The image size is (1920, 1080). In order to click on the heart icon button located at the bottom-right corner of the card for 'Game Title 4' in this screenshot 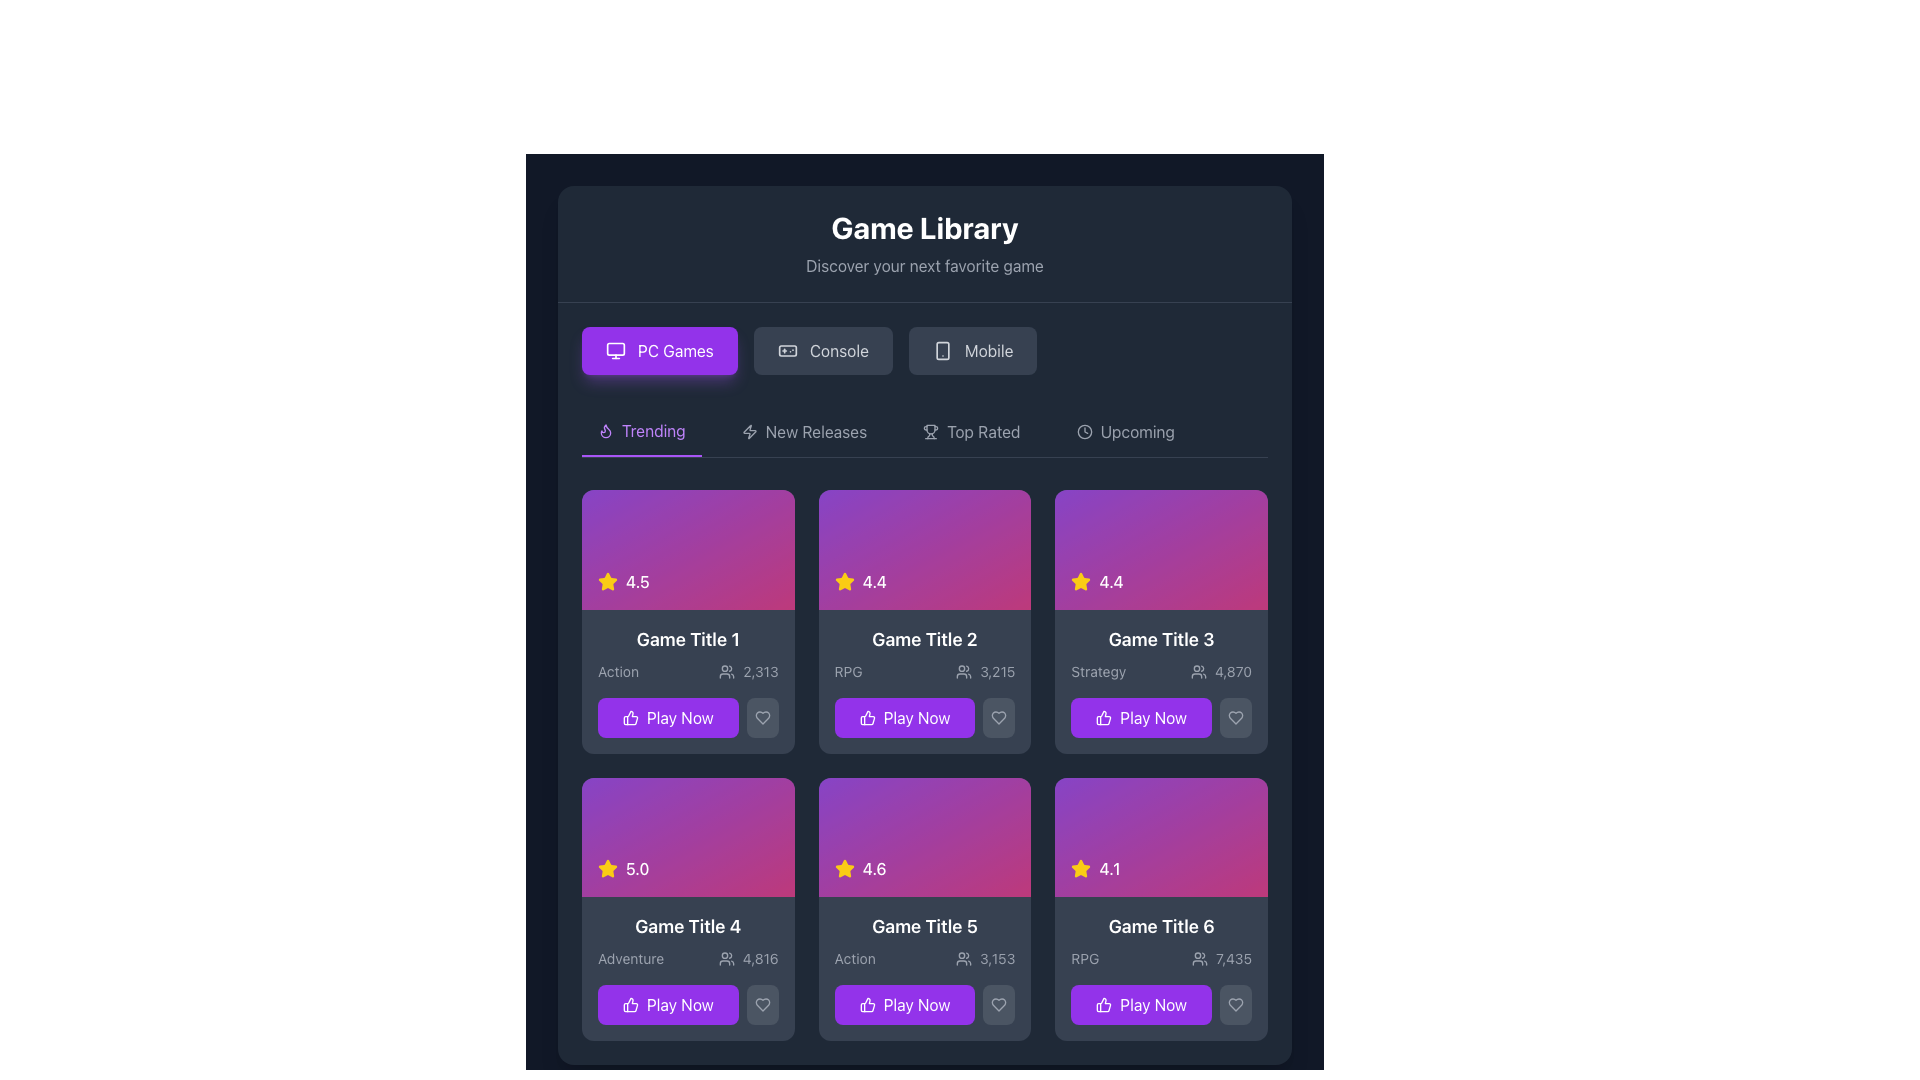, I will do `click(761, 1005)`.